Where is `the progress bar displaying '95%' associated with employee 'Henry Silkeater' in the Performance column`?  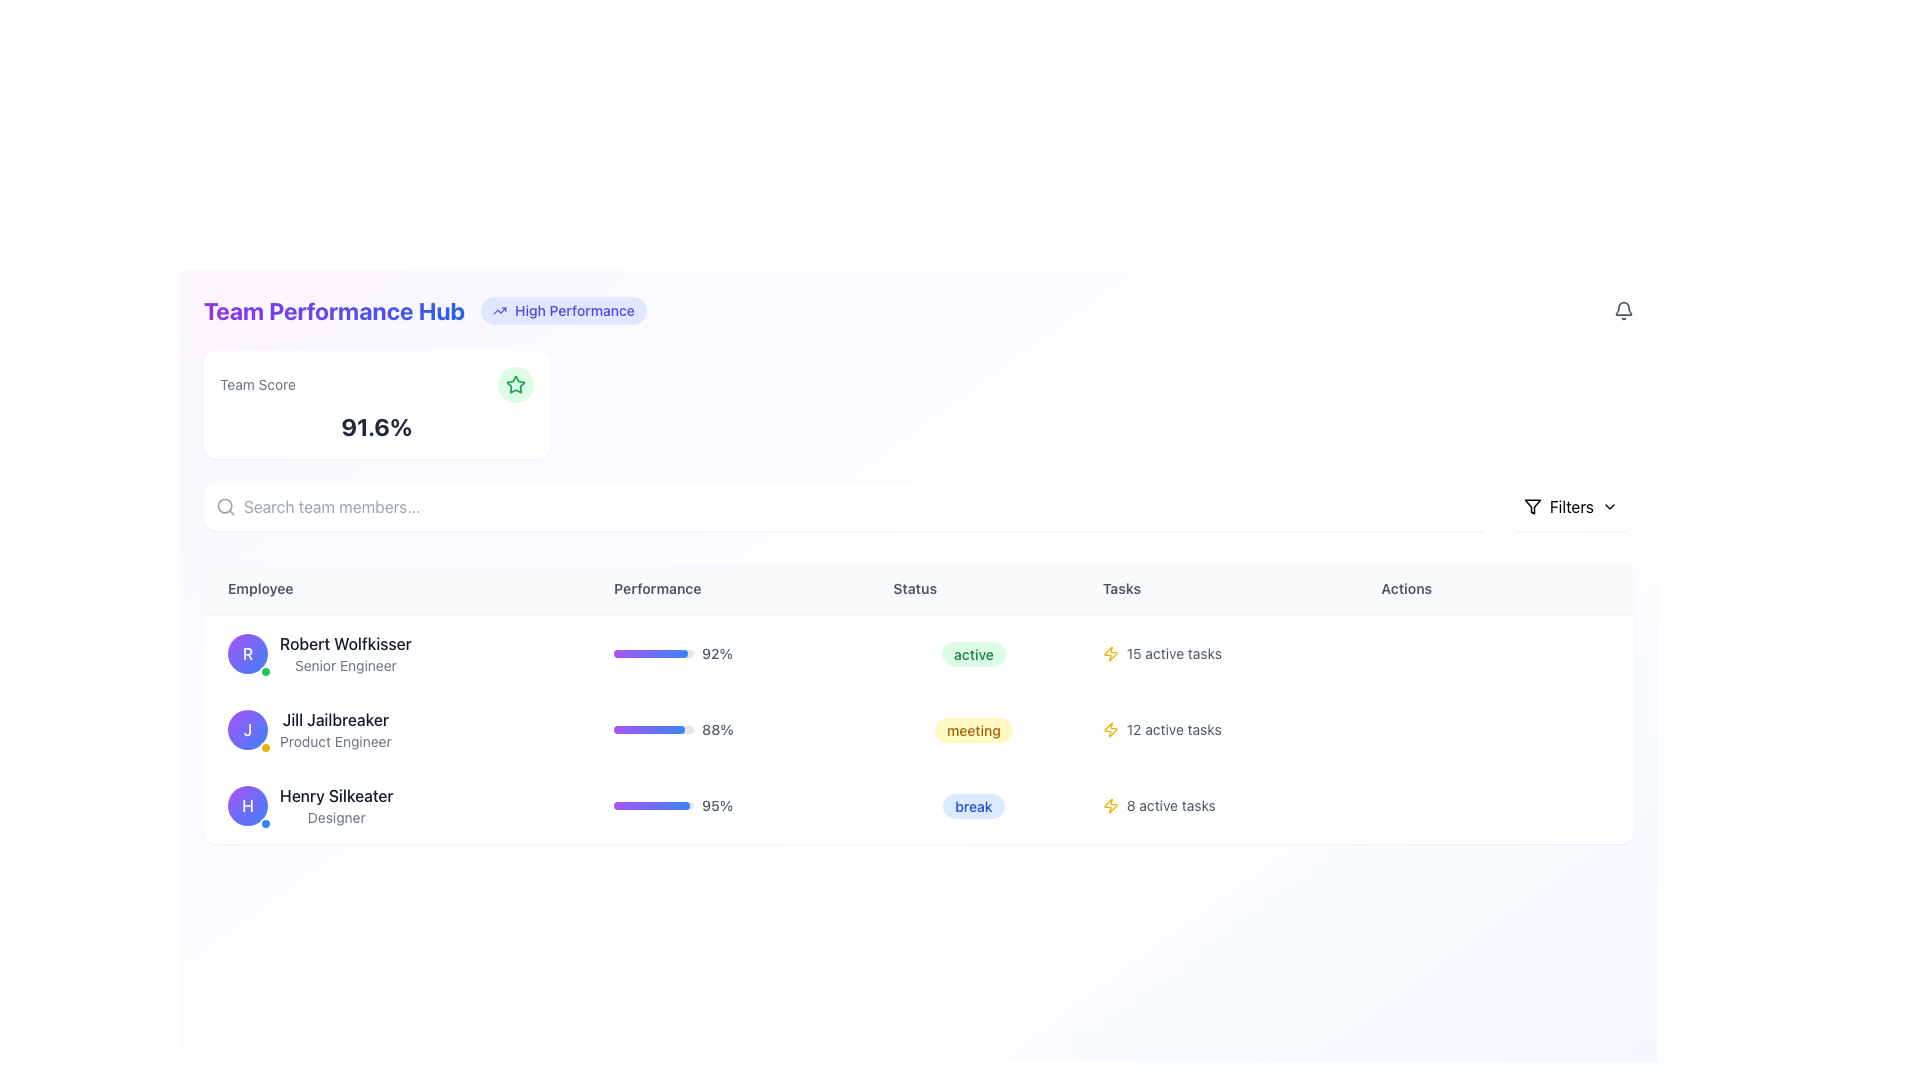
the progress bar displaying '95%' associated with employee 'Henry Silkeater' in the Performance column is located at coordinates (728, 805).